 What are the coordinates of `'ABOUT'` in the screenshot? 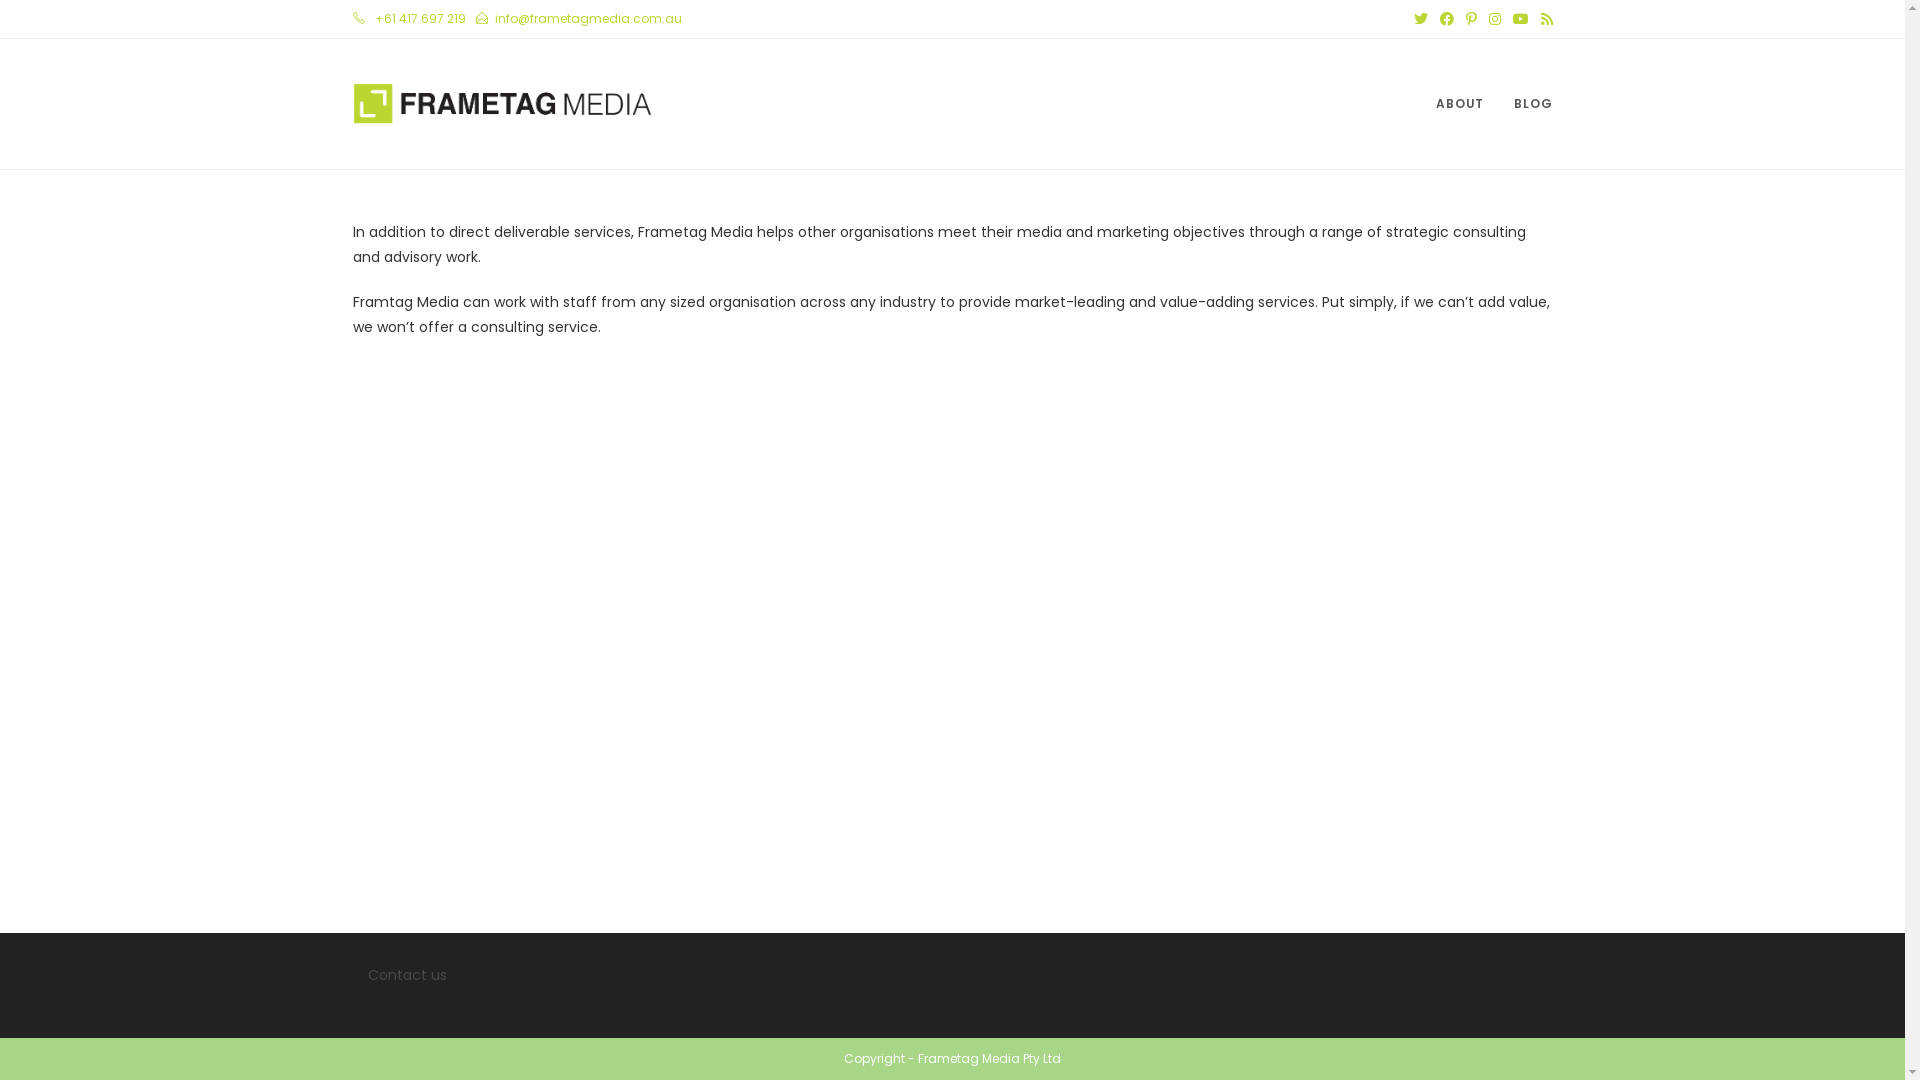 It's located at (1459, 104).